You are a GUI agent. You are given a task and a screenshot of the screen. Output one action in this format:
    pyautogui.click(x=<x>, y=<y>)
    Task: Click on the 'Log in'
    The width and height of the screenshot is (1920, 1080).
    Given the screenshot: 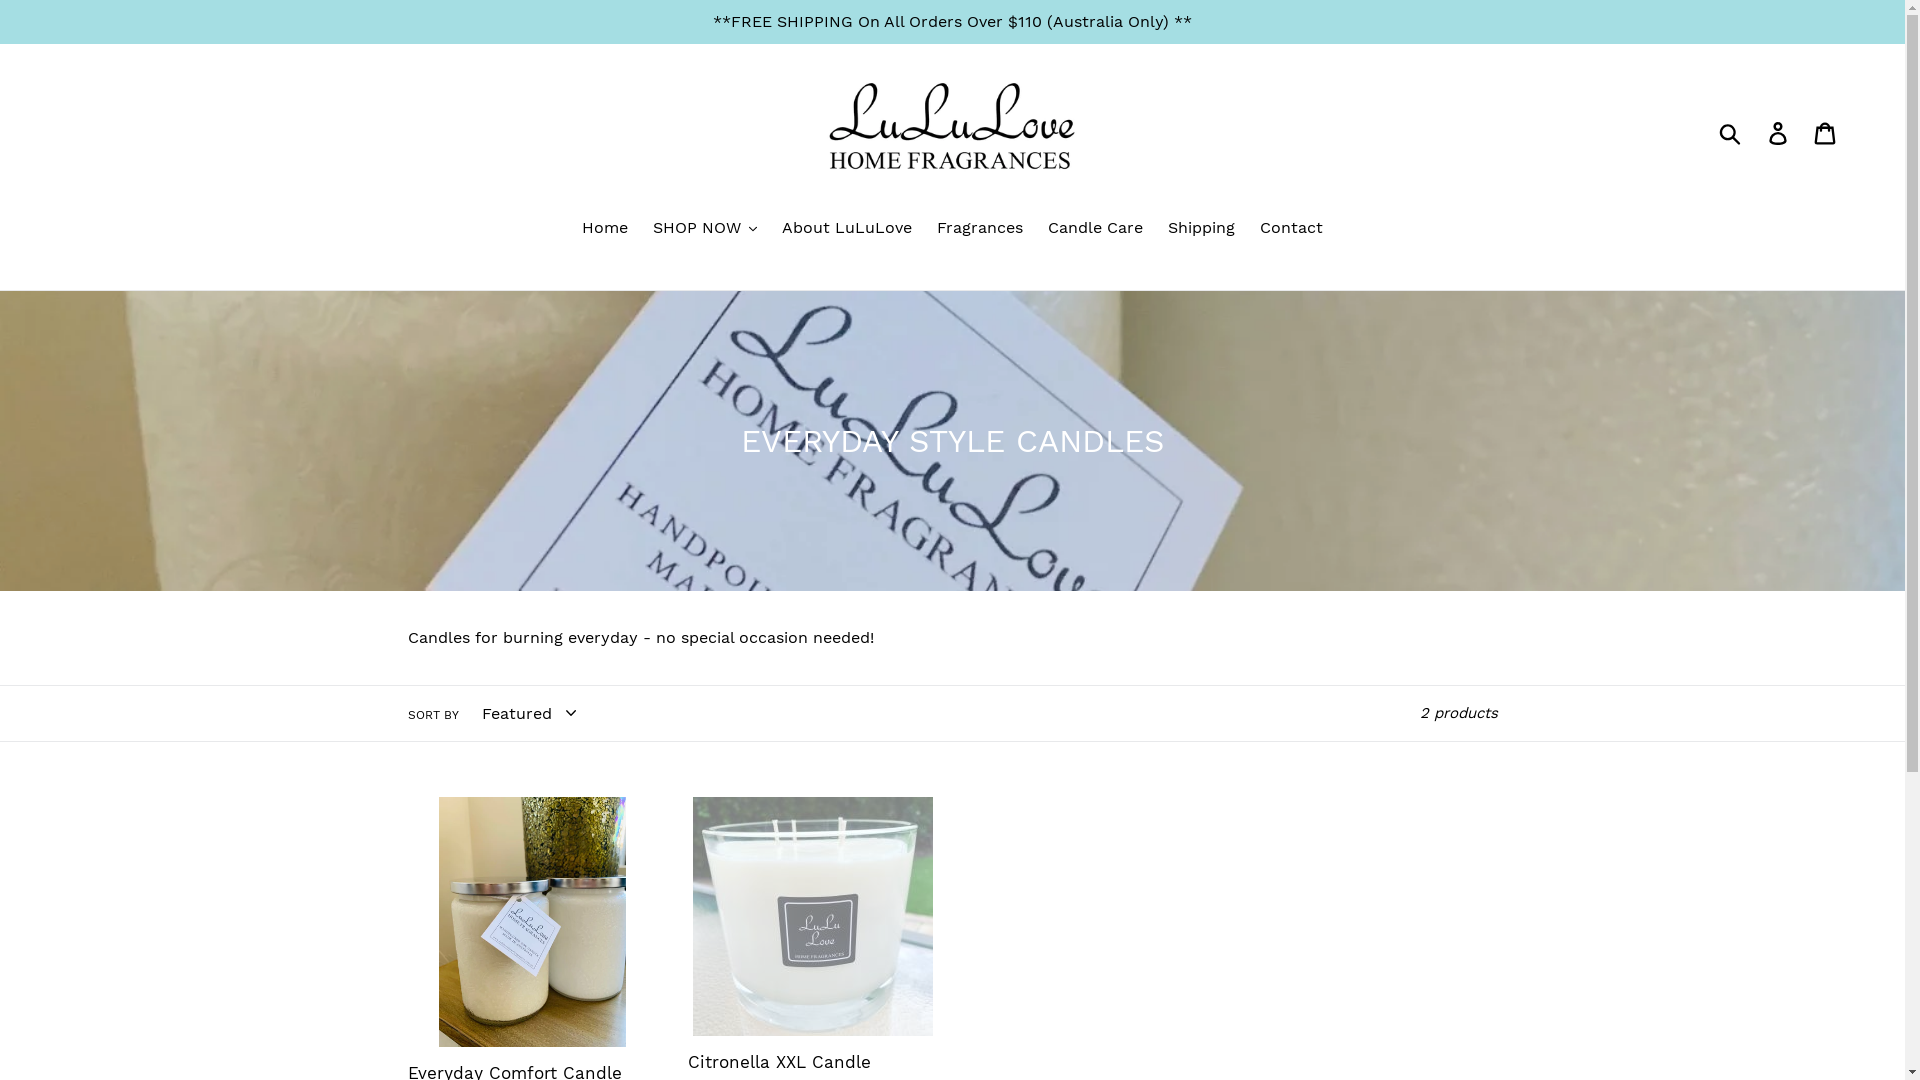 What is the action you would take?
    pyautogui.click(x=1779, y=132)
    